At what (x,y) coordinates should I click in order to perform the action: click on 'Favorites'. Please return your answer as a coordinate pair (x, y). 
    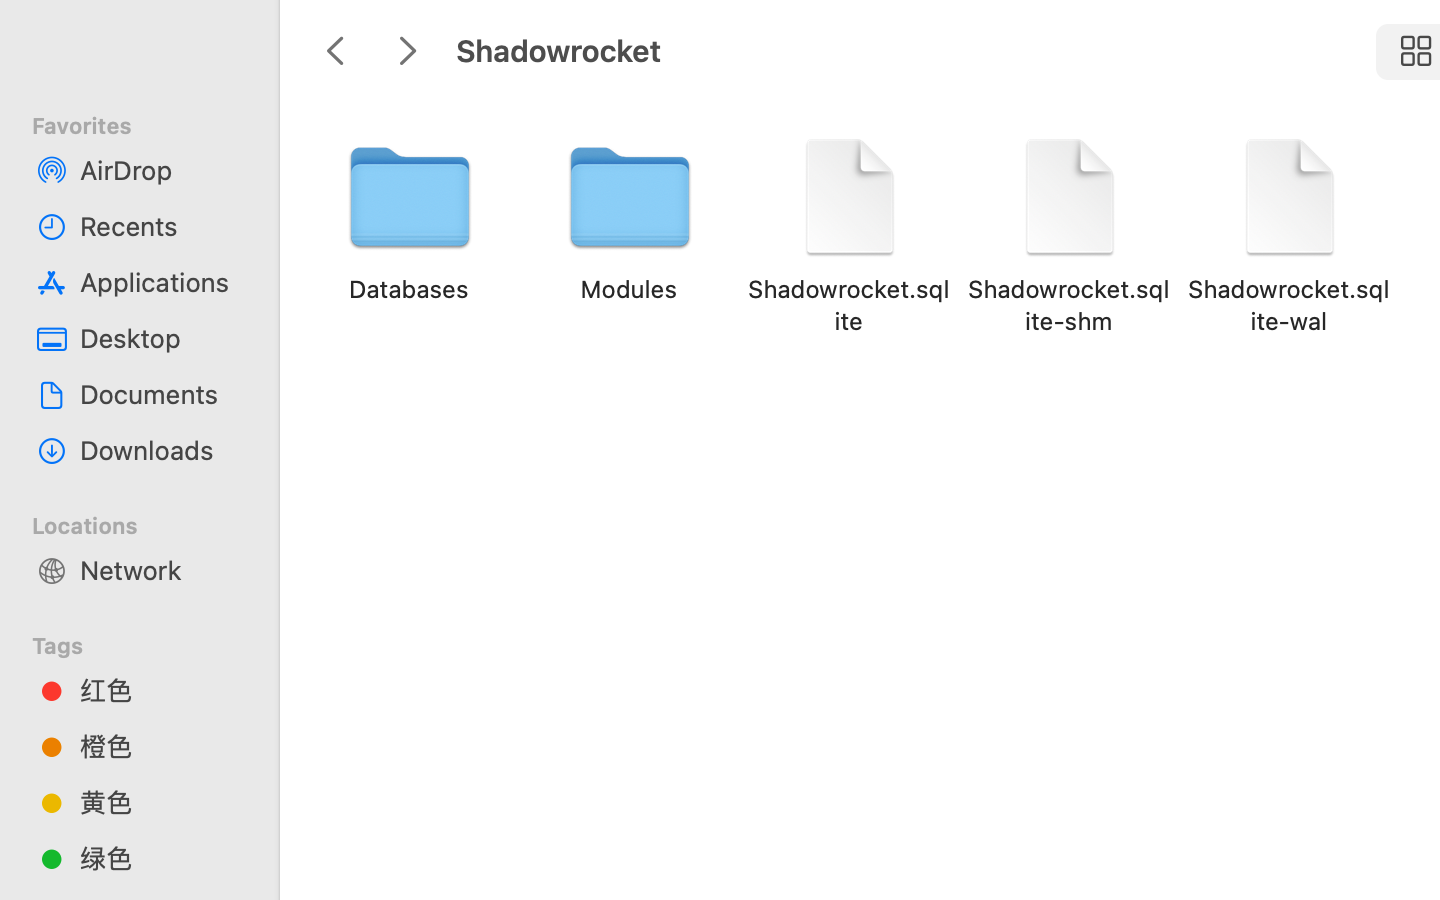
    Looking at the image, I should click on (150, 123).